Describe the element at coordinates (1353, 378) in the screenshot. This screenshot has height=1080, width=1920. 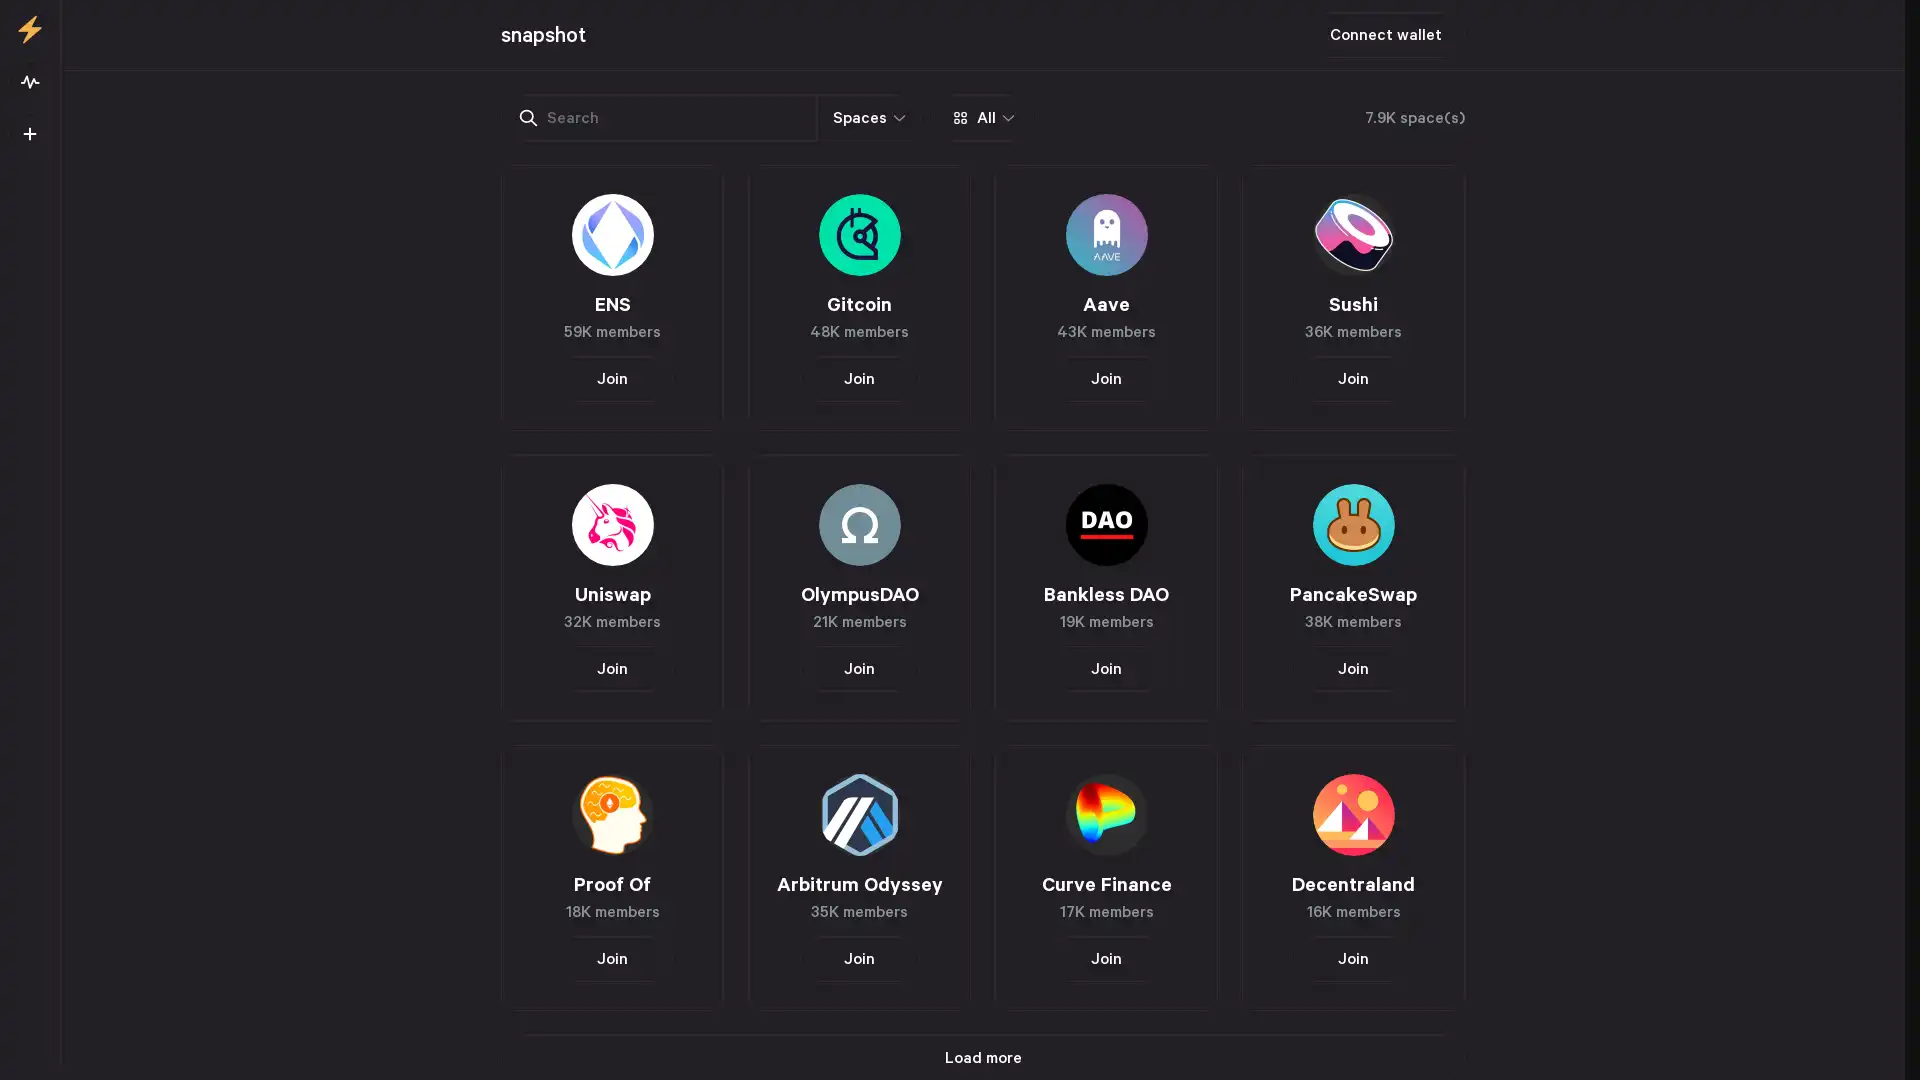
I see `Join` at that location.